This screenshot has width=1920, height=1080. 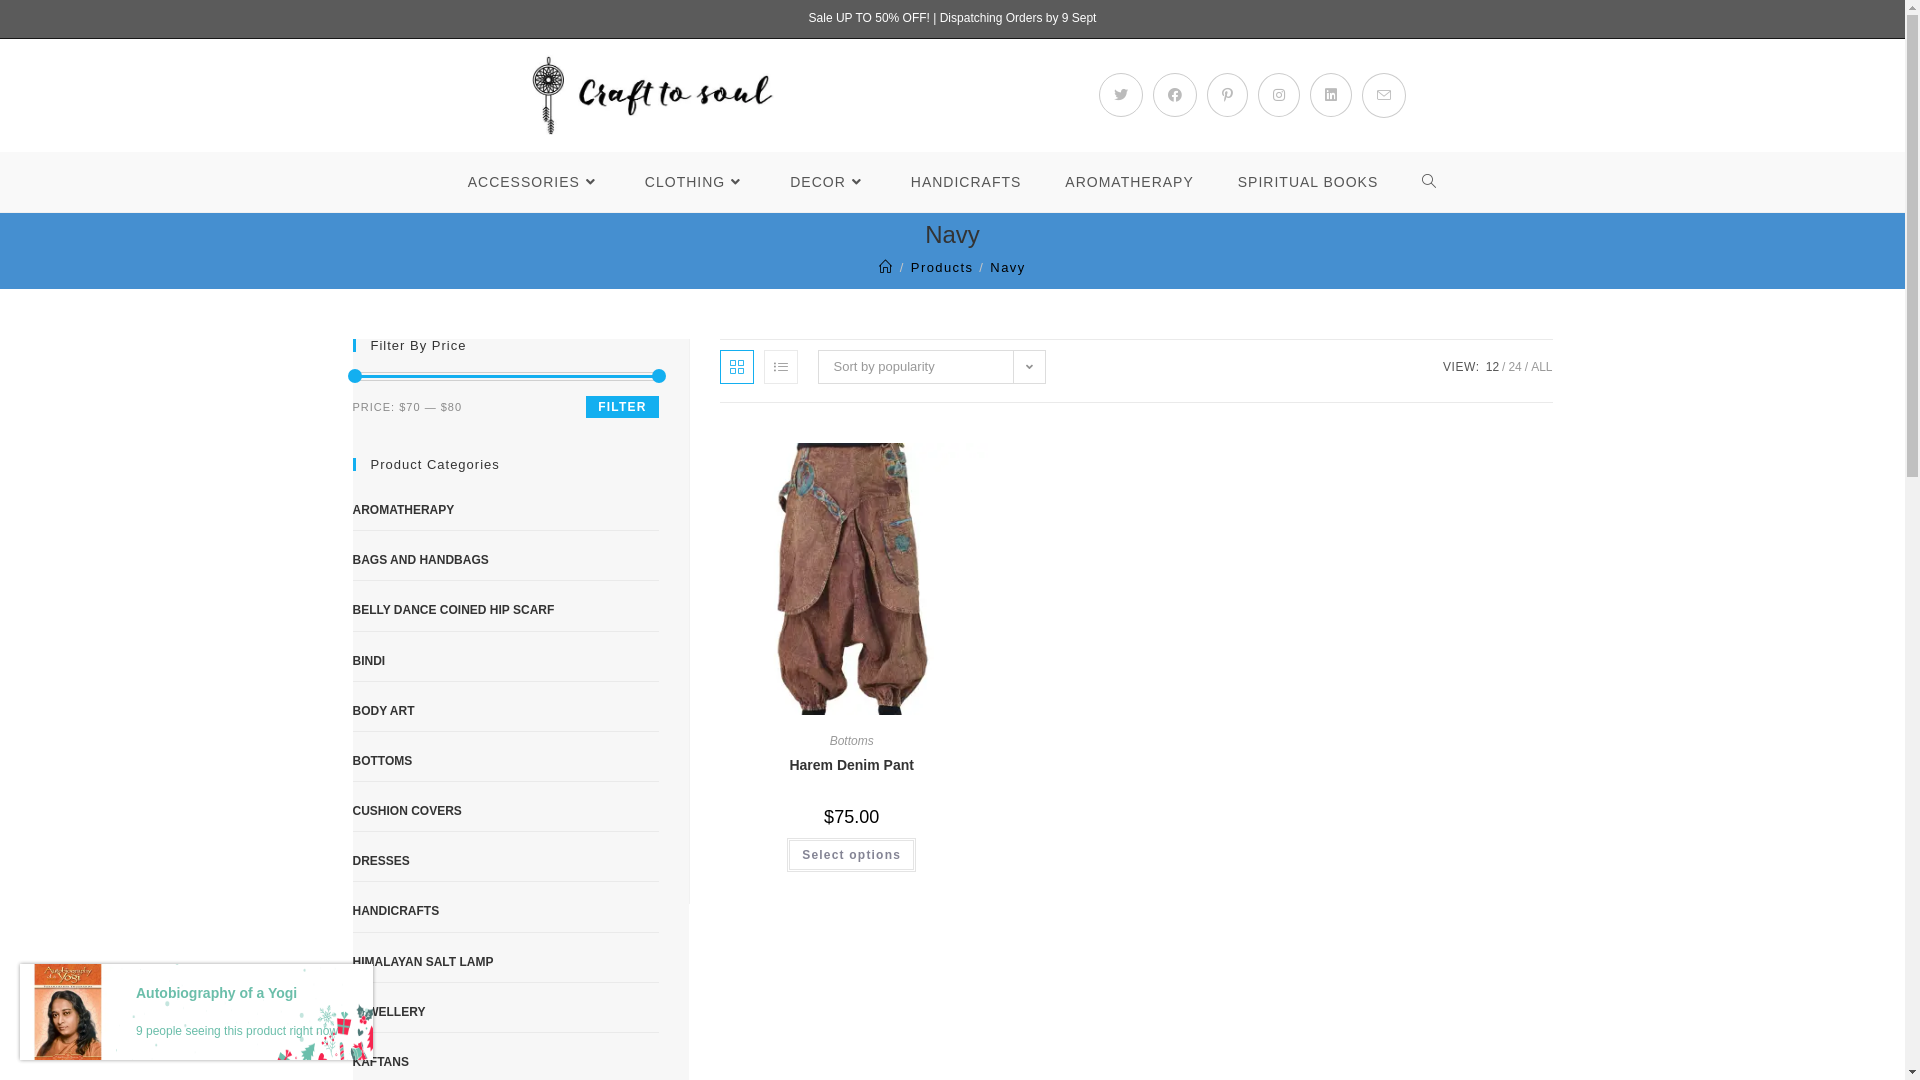 What do you see at coordinates (504, 812) in the screenshot?
I see `'CUSHION COVERS'` at bounding box center [504, 812].